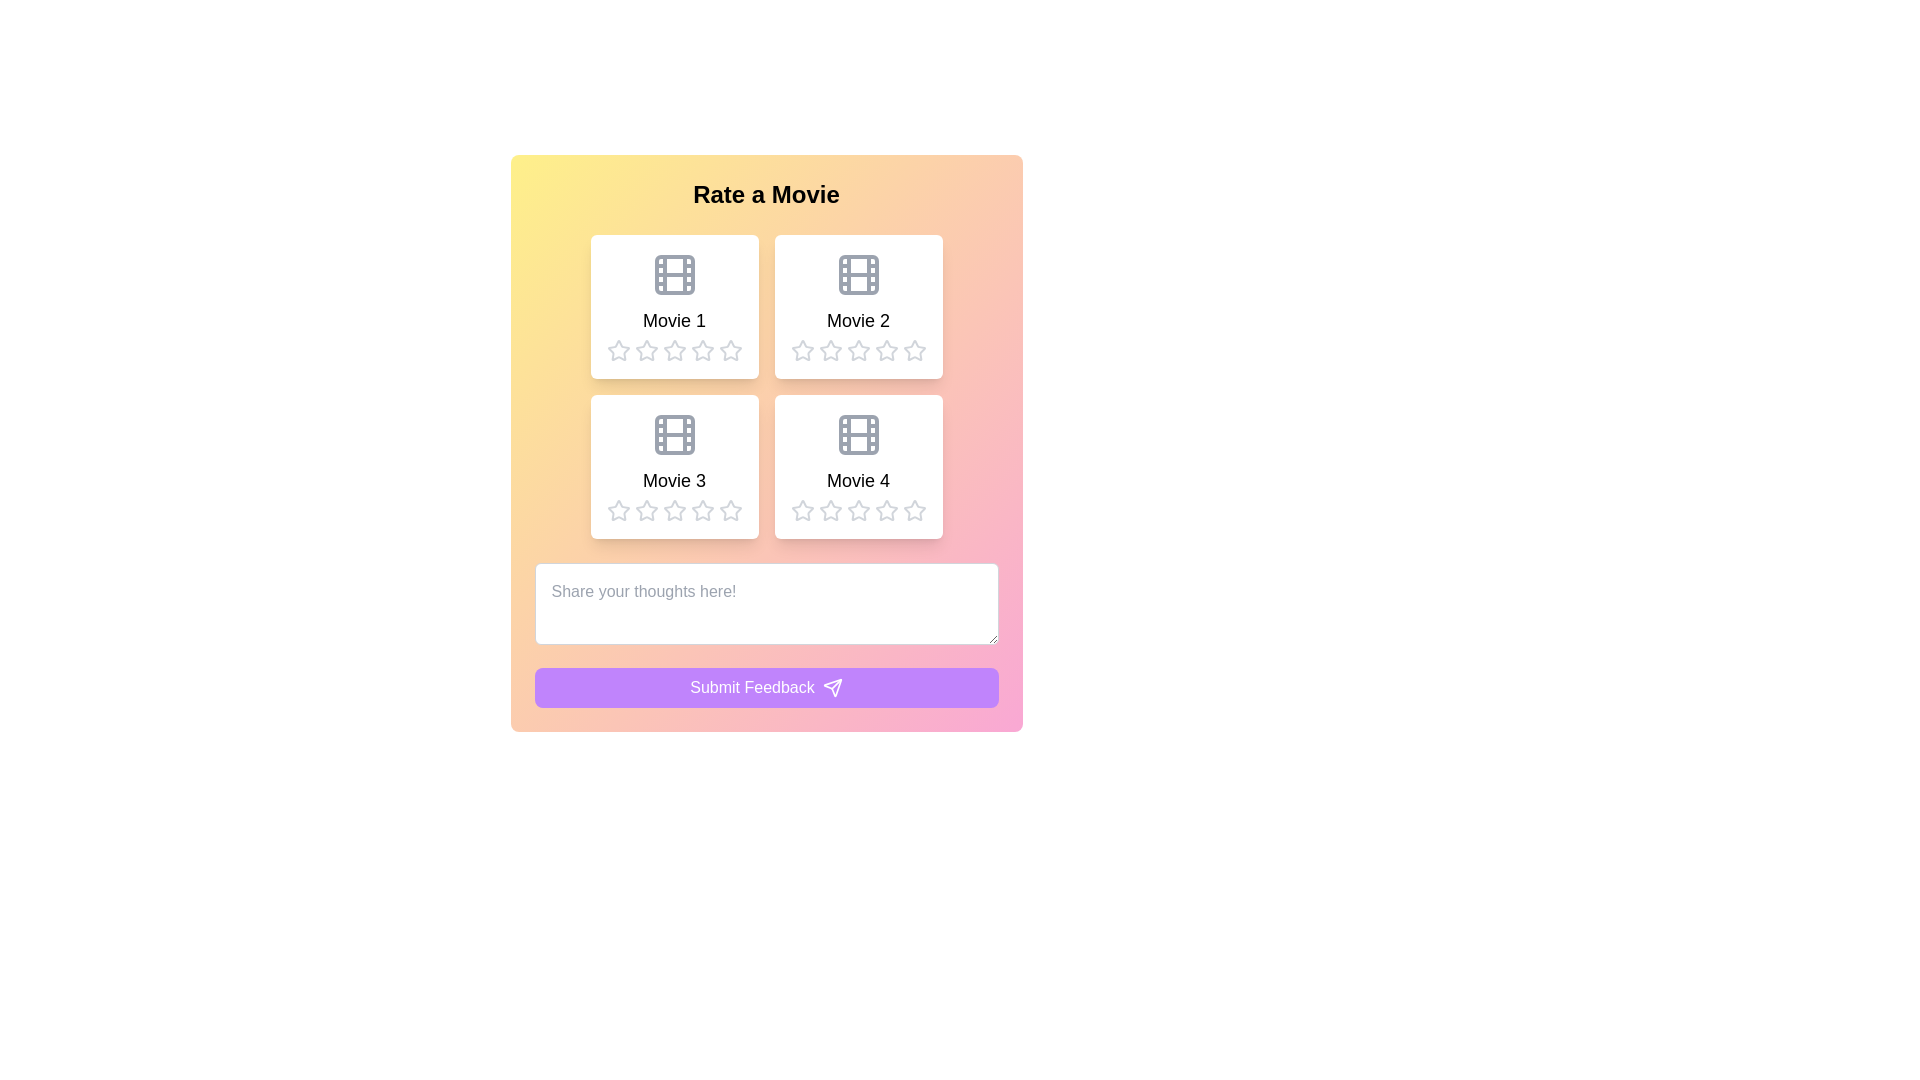  What do you see at coordinates (832, 686) in the screenshot?
I see `the SVG icon within the 'Submit Feedback' button located in the bottom-right corner` at bounding box center [832, 686].